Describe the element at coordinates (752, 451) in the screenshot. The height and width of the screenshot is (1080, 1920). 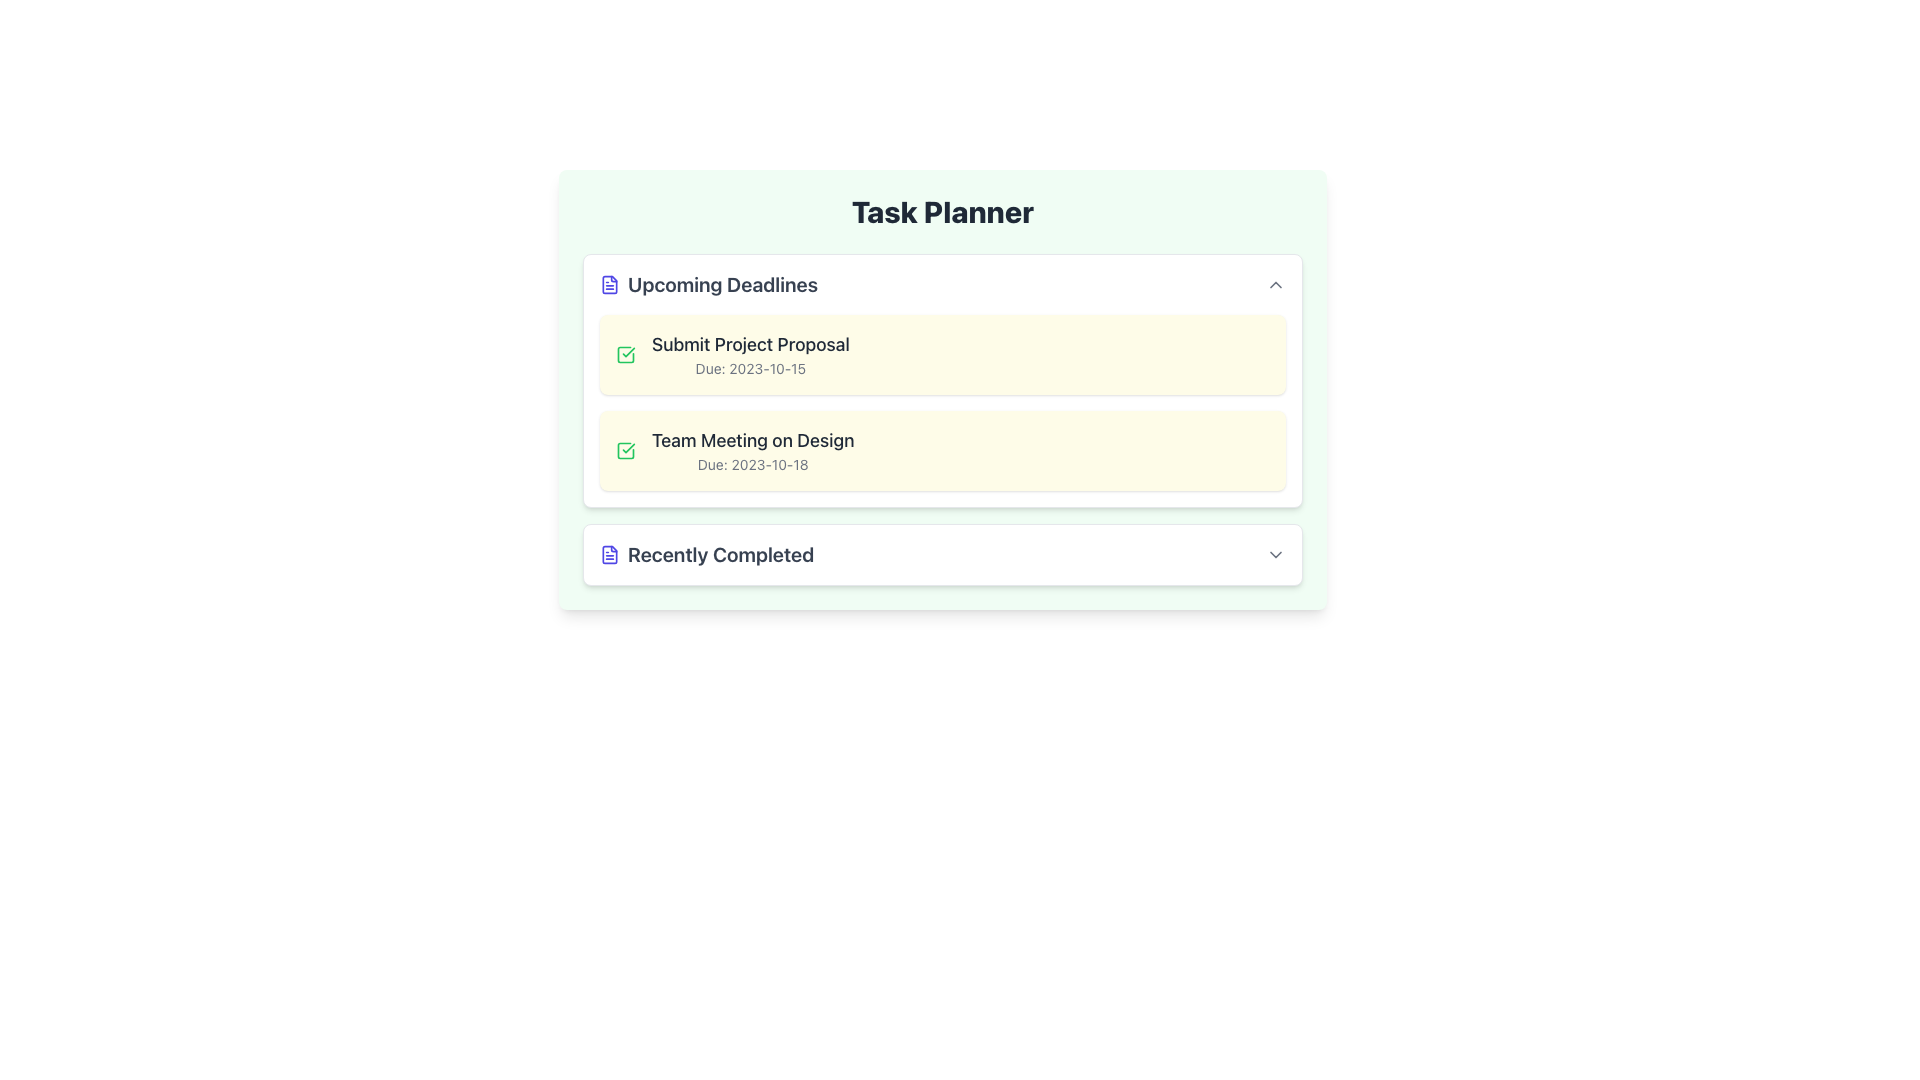
I see `the notification text block indicating a meeting title and its due date, located in the second row of the yellow cards under 'Upcoming Deadlines', to the right of a green checkmark icon` at that location.